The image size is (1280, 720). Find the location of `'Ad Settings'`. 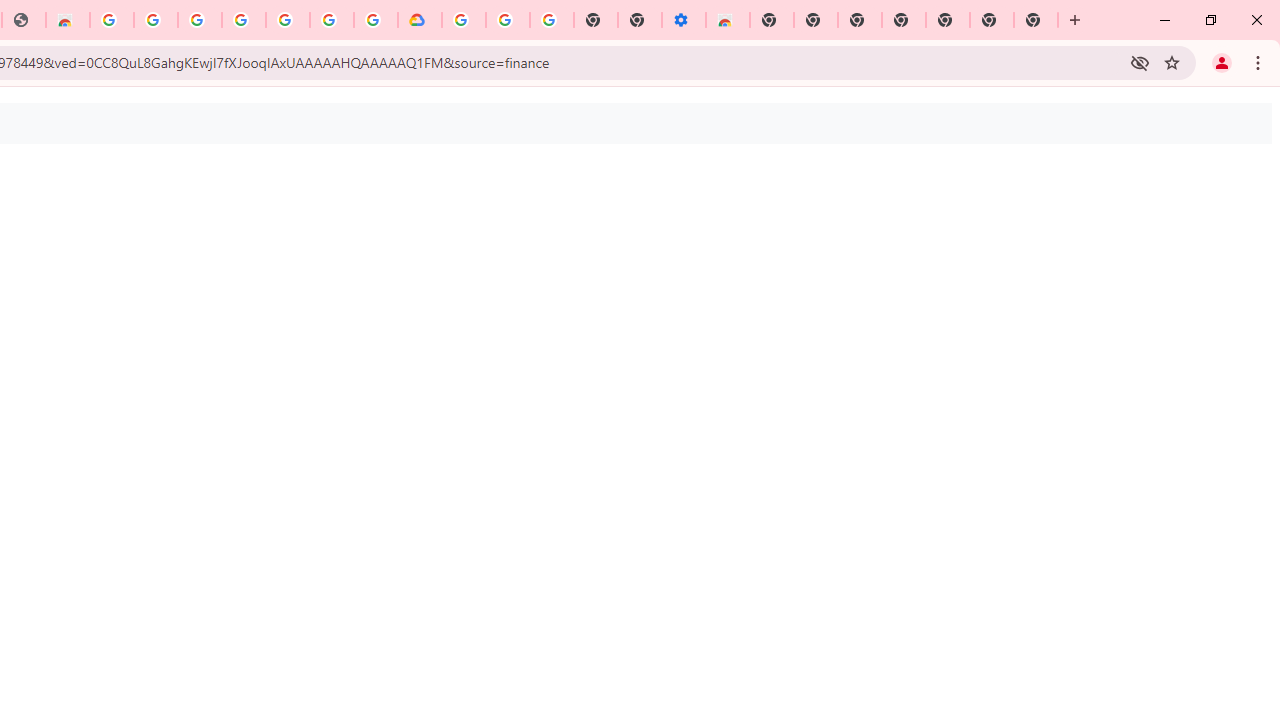

'Ad Settings' is located at coordinates (155, 20).